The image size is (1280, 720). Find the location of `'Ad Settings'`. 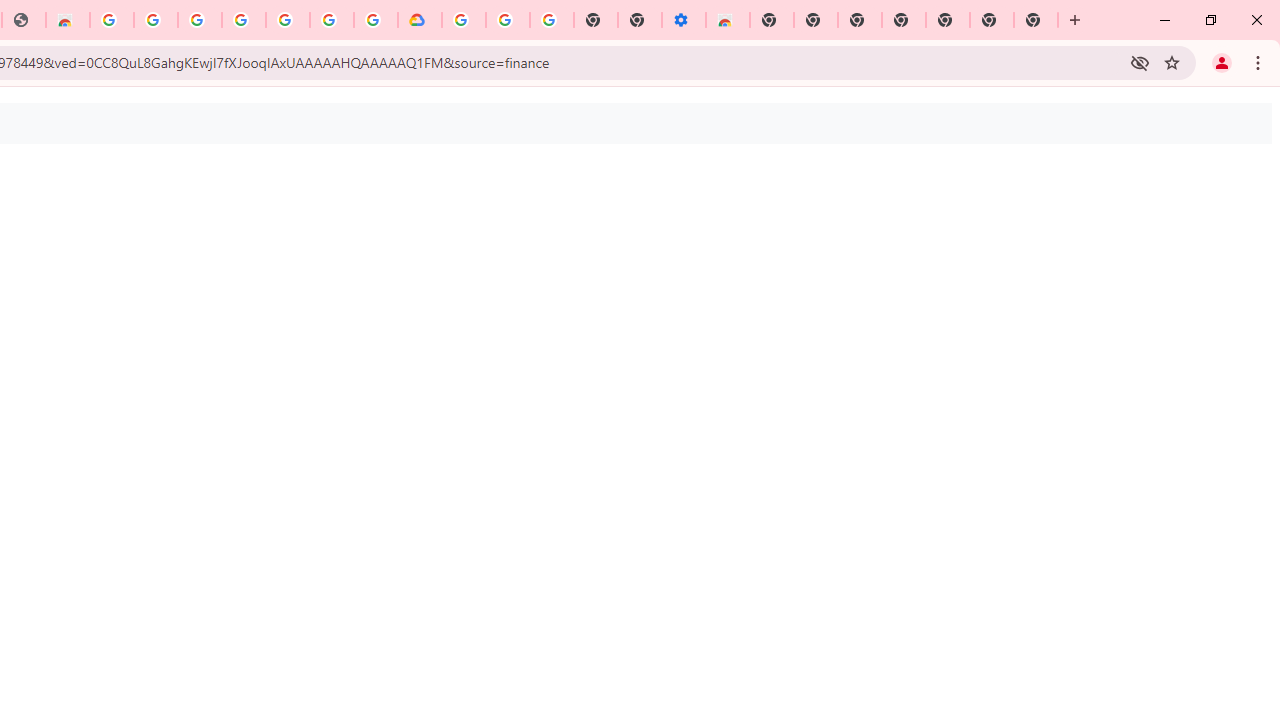

'Ad Settings' is located at coordinates (155, 20).